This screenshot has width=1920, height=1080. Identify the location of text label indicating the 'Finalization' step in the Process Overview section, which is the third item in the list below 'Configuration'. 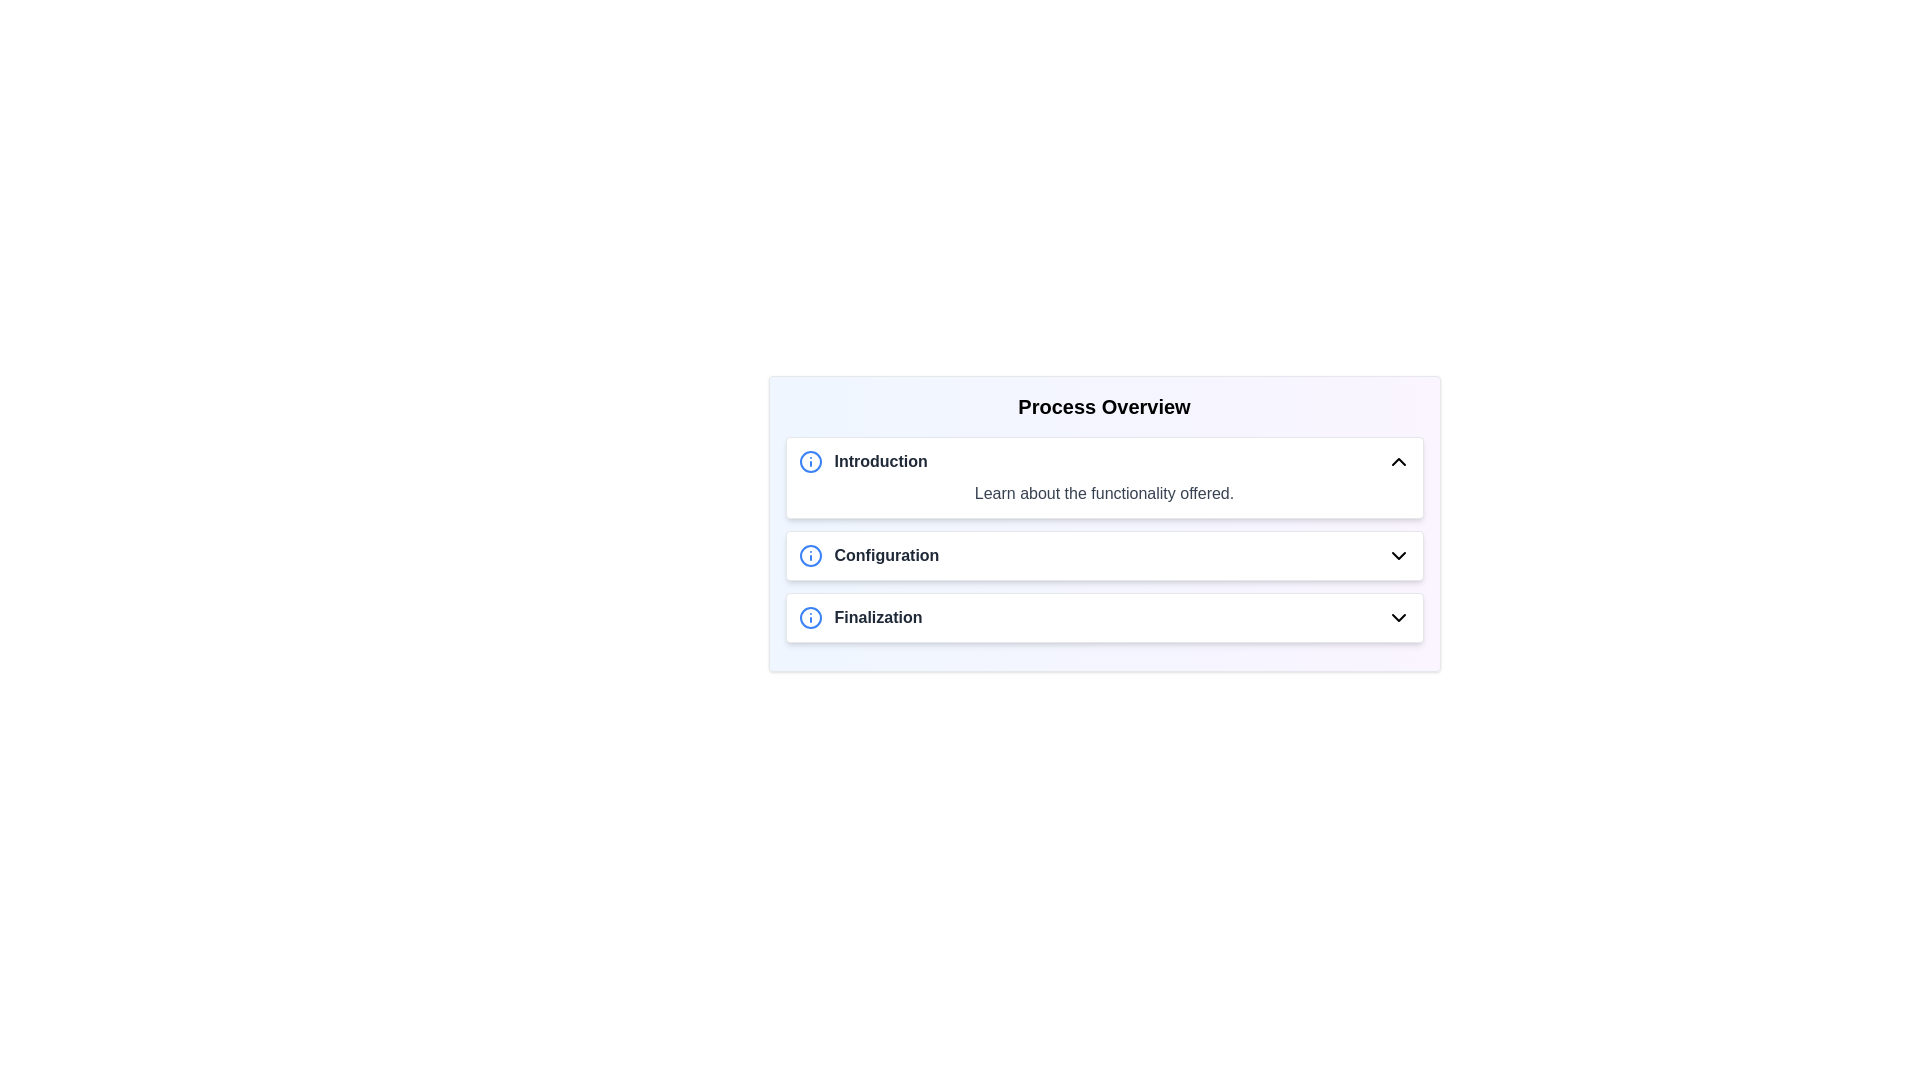
(878, 616).